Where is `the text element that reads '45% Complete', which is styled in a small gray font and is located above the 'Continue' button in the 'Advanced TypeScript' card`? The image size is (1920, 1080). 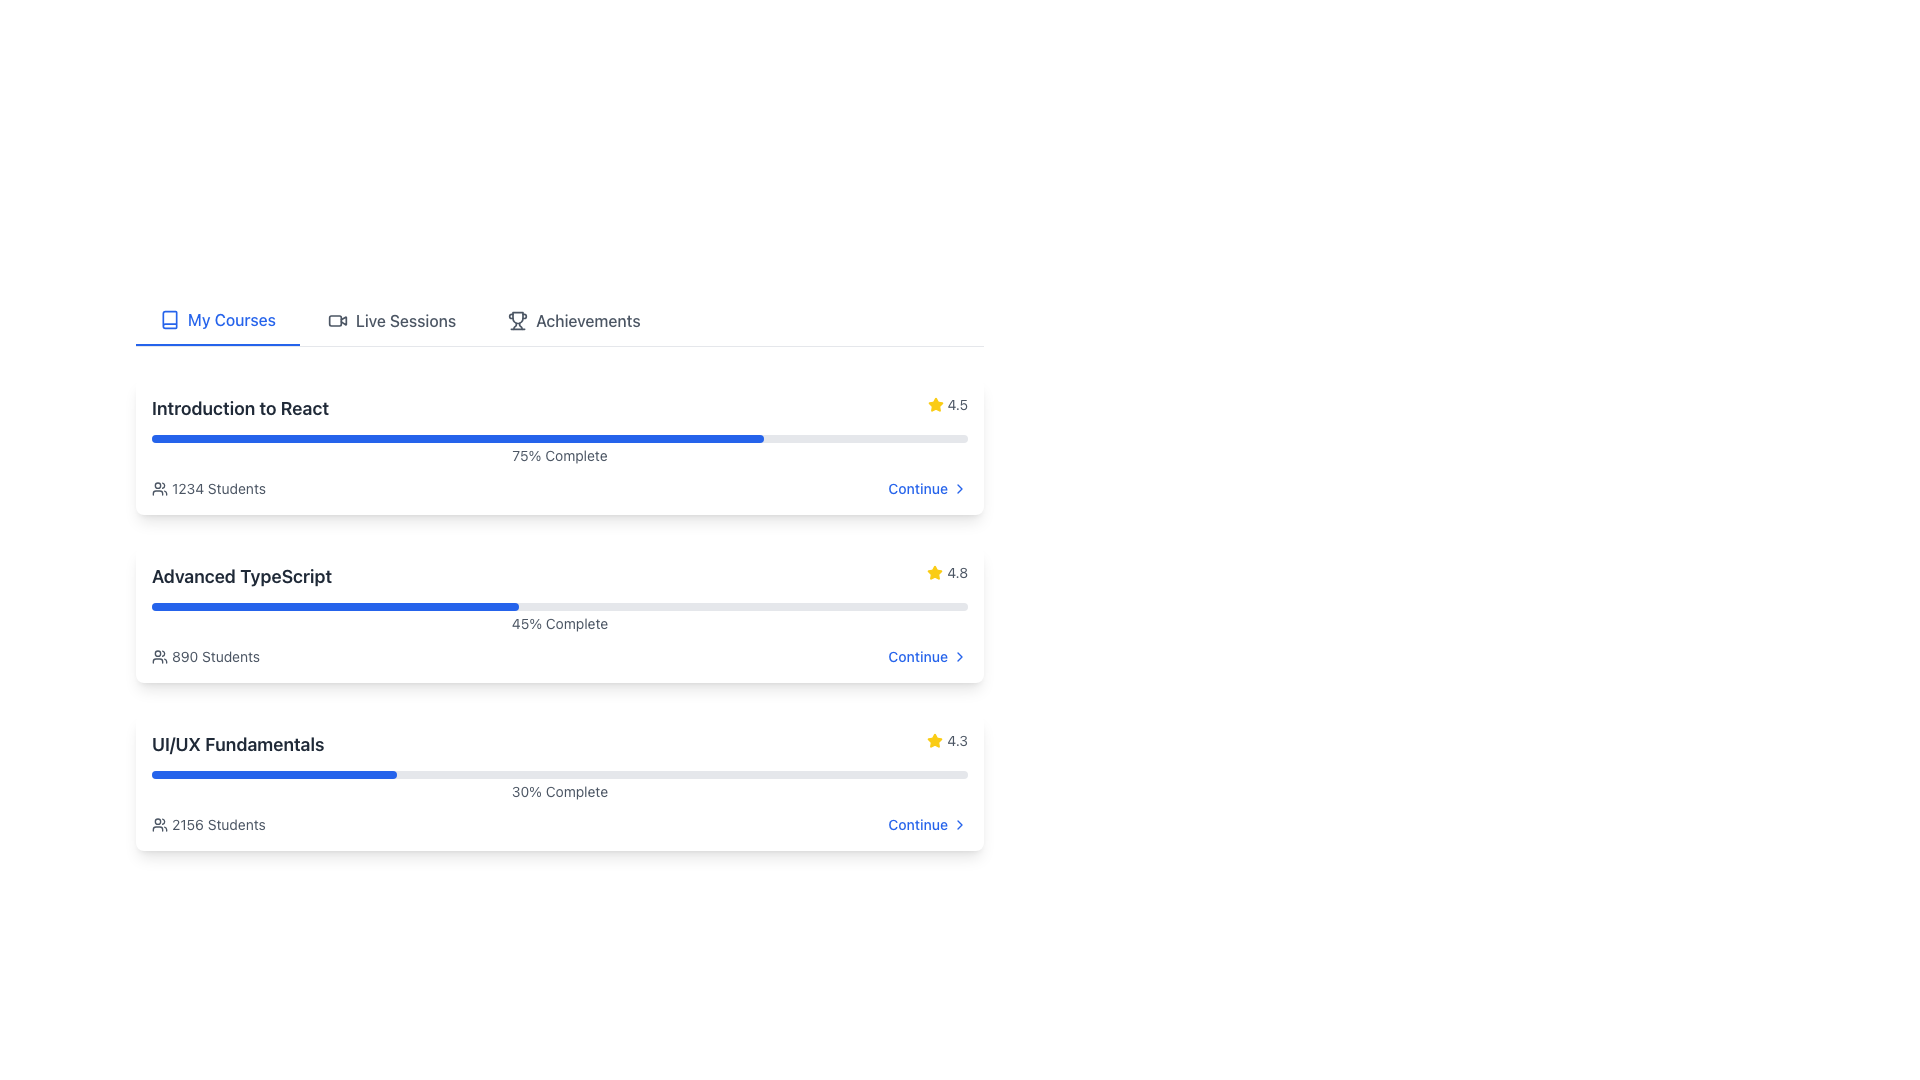 the text element that reads '45% Complete', which is styled in a small gray font and is located above the 'Continue' button in the 'Advanced TypeScript' card is located at coordinates (560, 622).